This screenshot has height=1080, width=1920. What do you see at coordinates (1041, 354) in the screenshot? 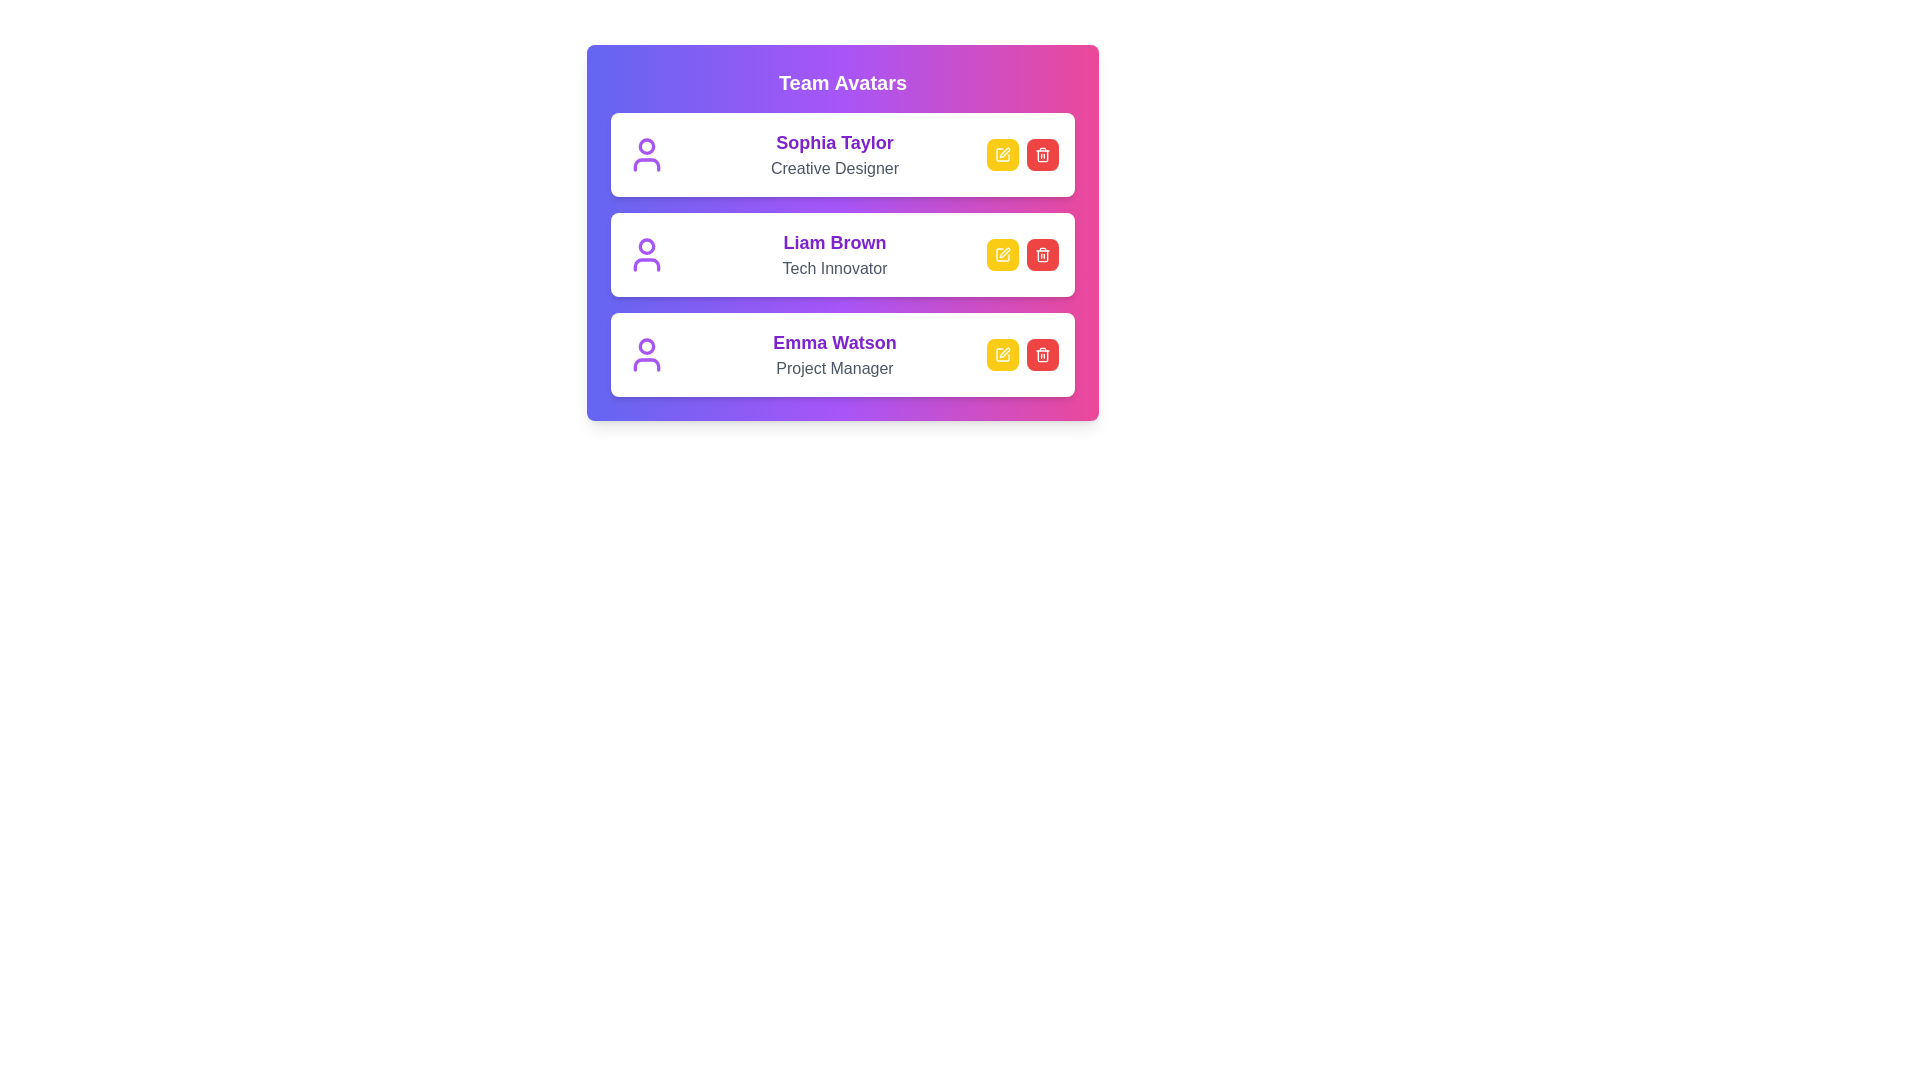
I see `the trash can icon located within the red delete button at the far right of the interface` at bounding box center [1041, 354].